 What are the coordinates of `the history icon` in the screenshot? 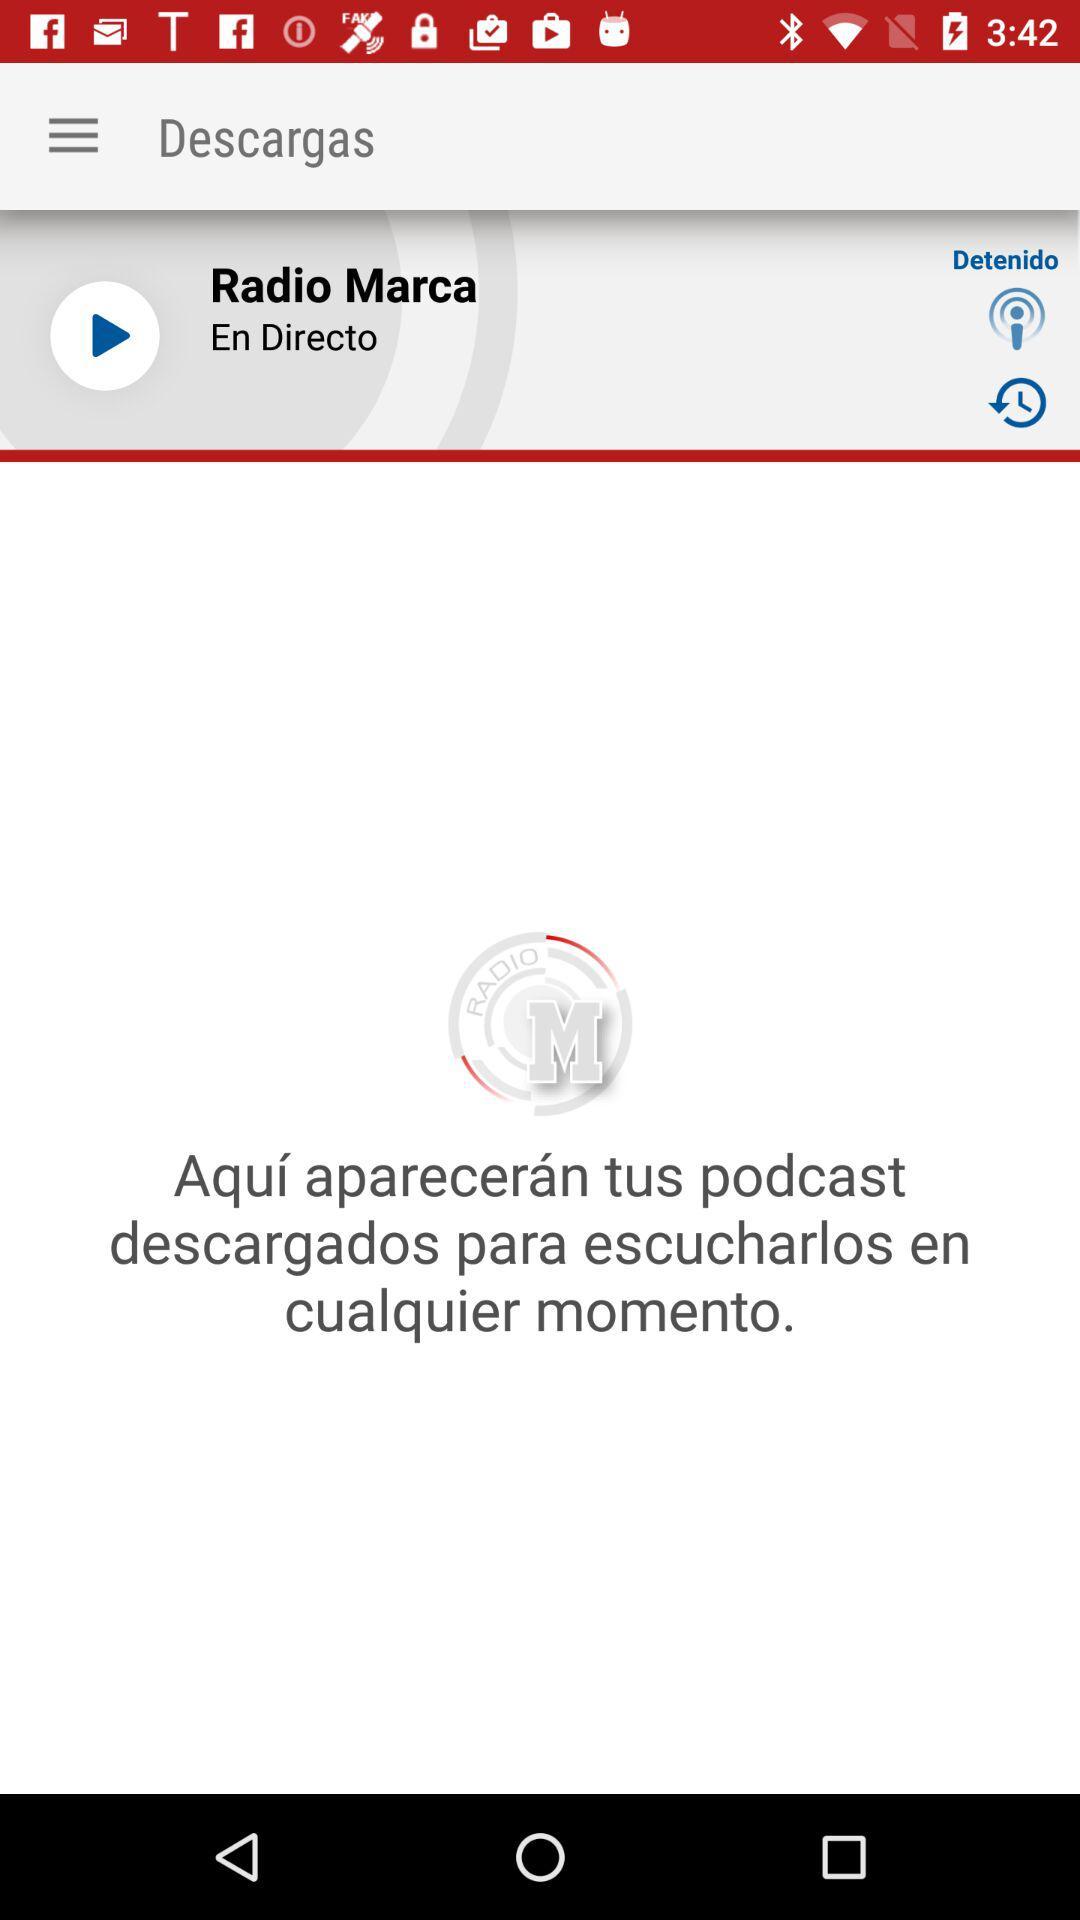 It's located at (1017, 401).